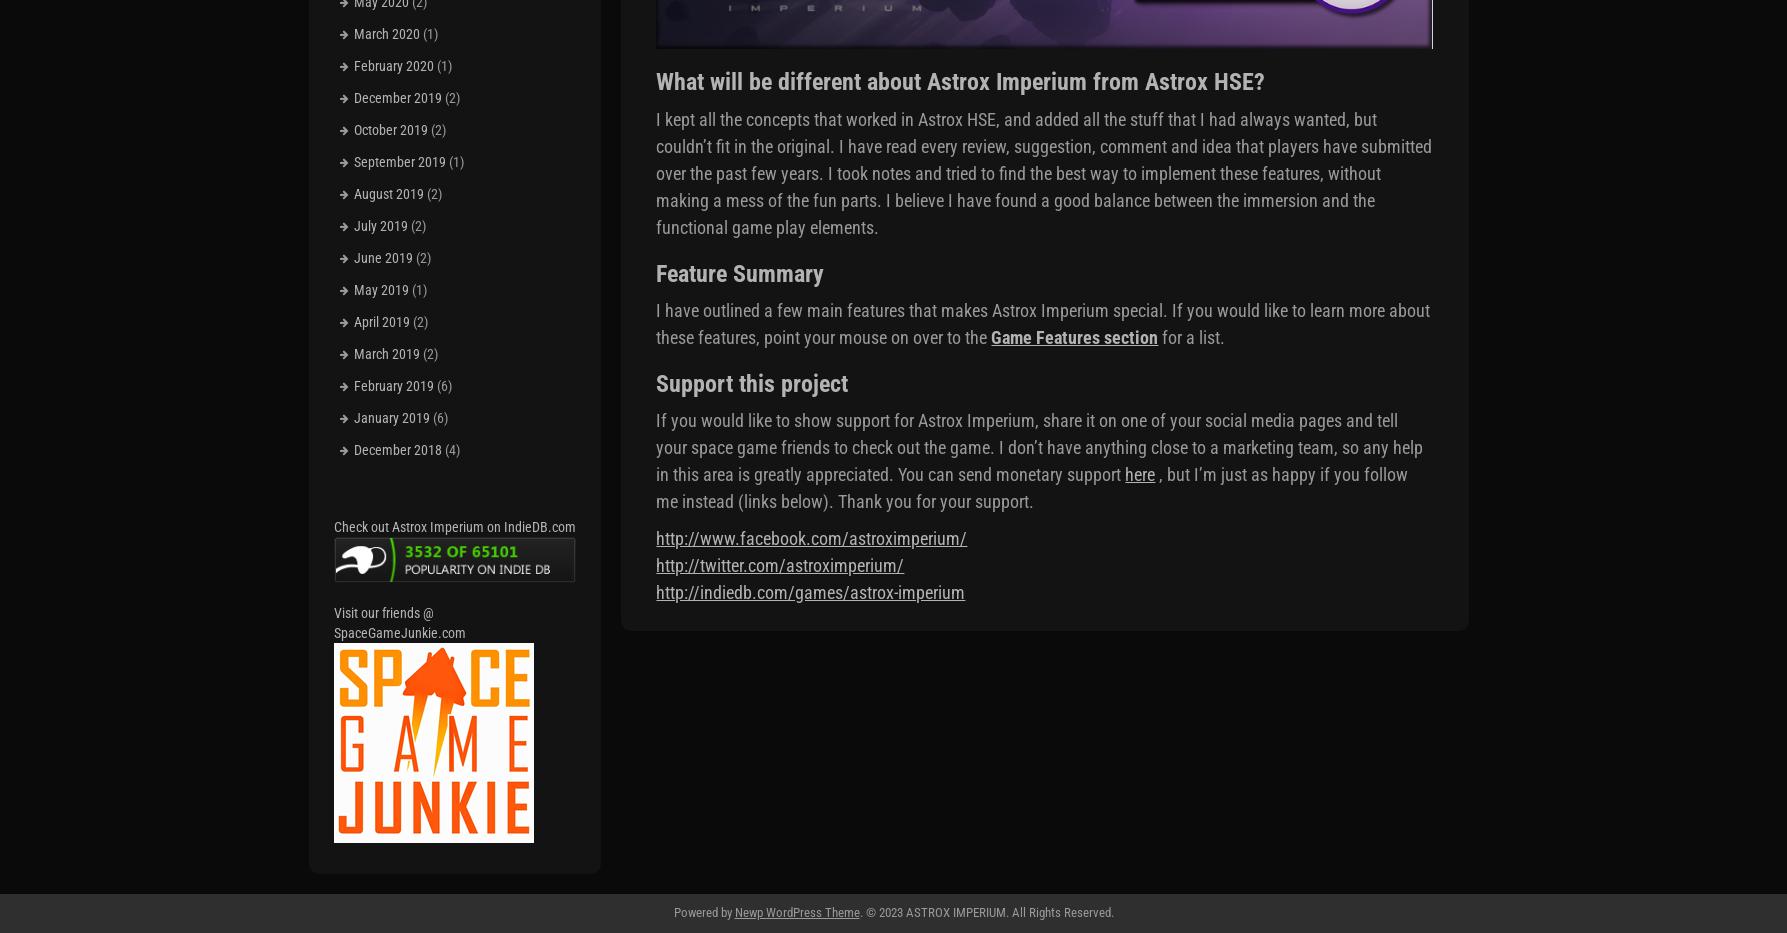 The image size is (1787, 933). Describe the element at coordinates (397, 447) in the screenshot. I see `'December 2018'` at that location.